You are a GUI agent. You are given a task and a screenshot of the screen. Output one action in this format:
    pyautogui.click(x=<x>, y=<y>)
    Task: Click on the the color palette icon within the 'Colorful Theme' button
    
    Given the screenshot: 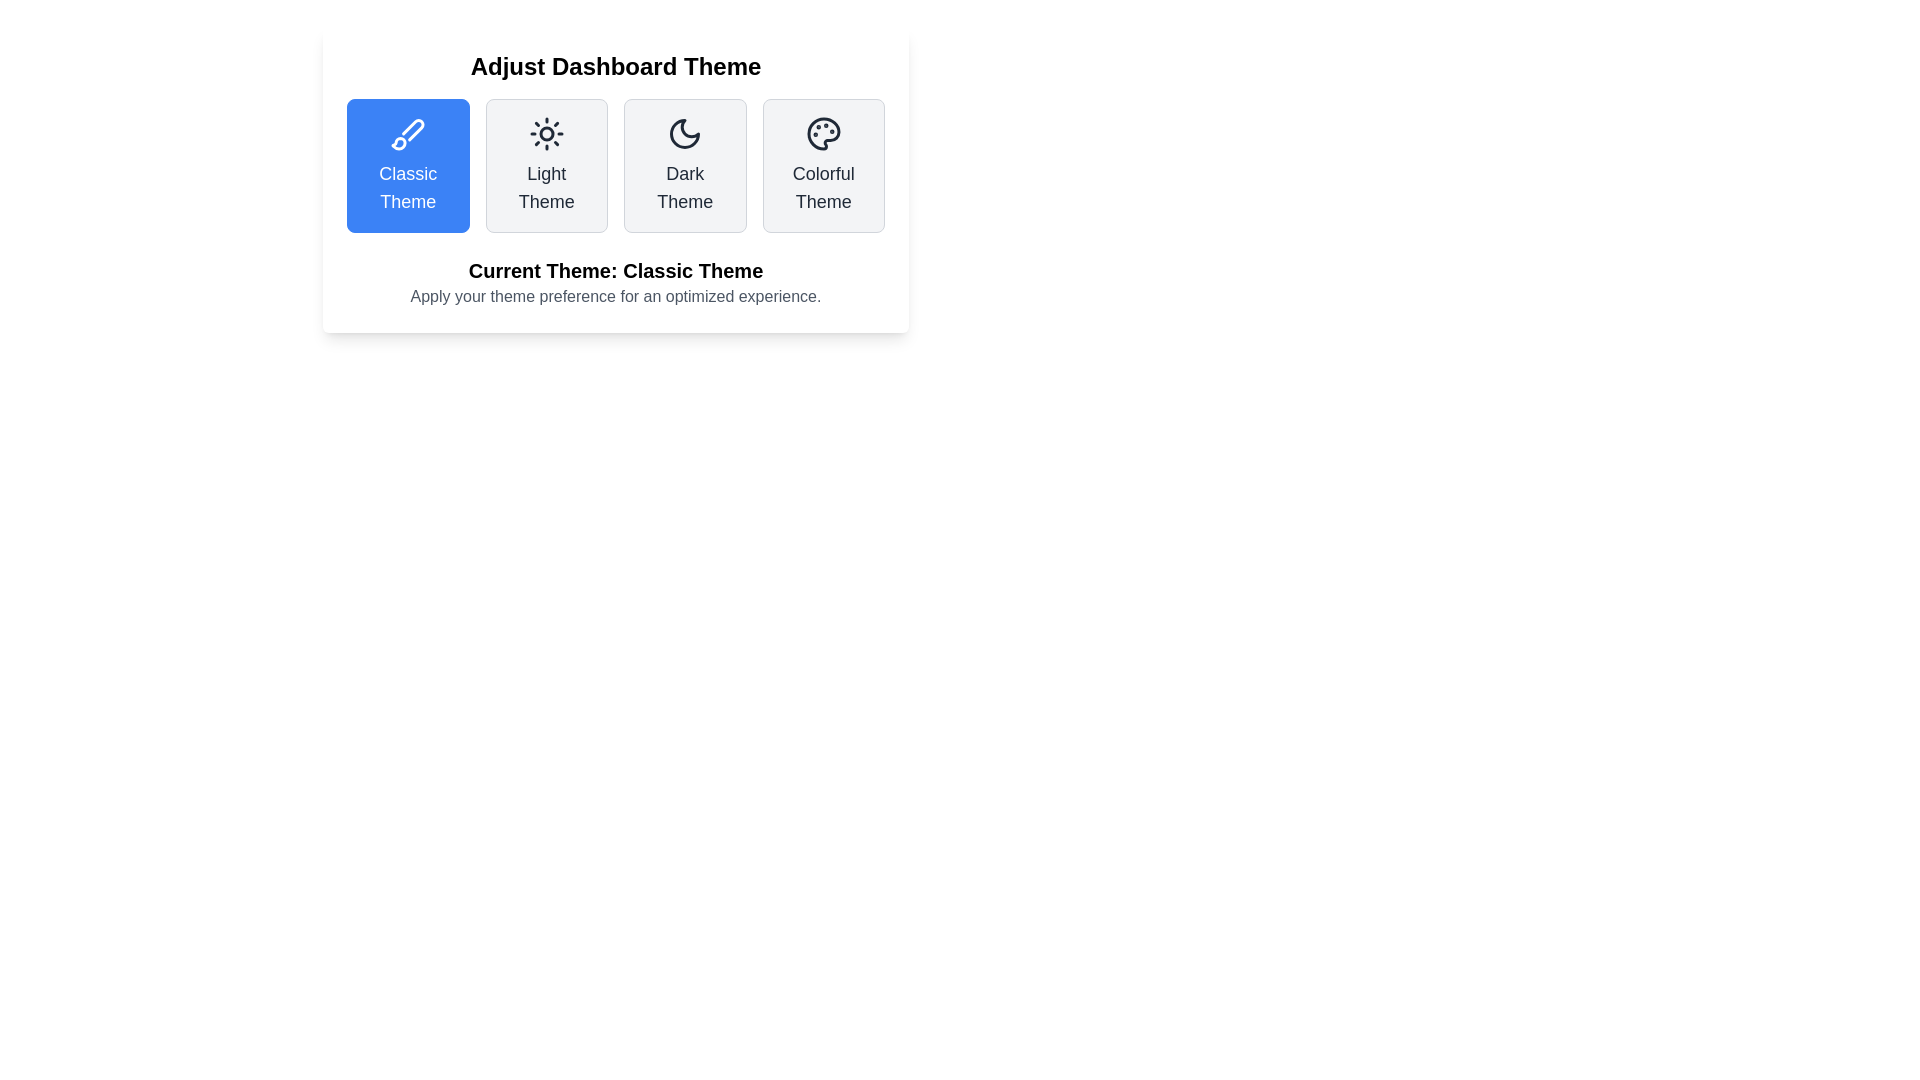 What is the action you would take?
    pyautogui.click(x=823, y=134)
    